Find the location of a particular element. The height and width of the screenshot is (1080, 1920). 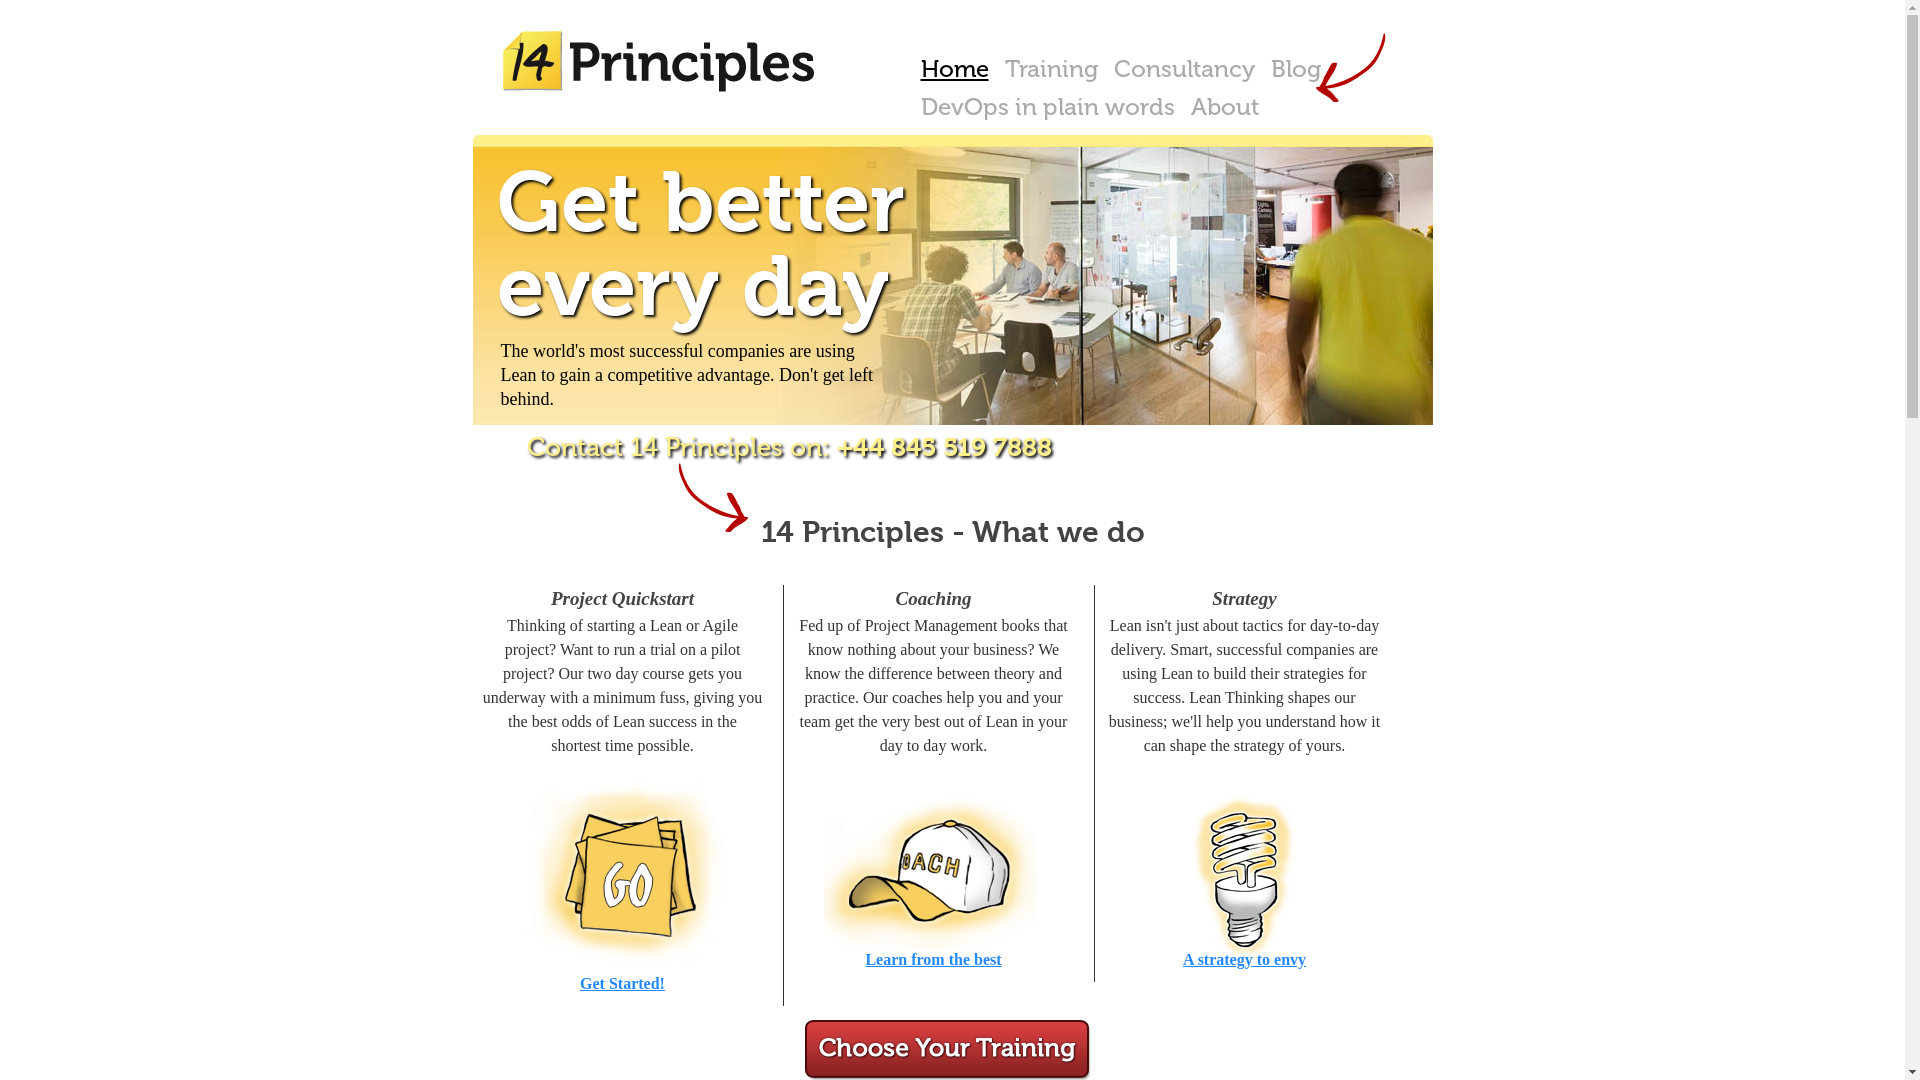

'A strategy to envy' is located at coordinates (1243, 957).